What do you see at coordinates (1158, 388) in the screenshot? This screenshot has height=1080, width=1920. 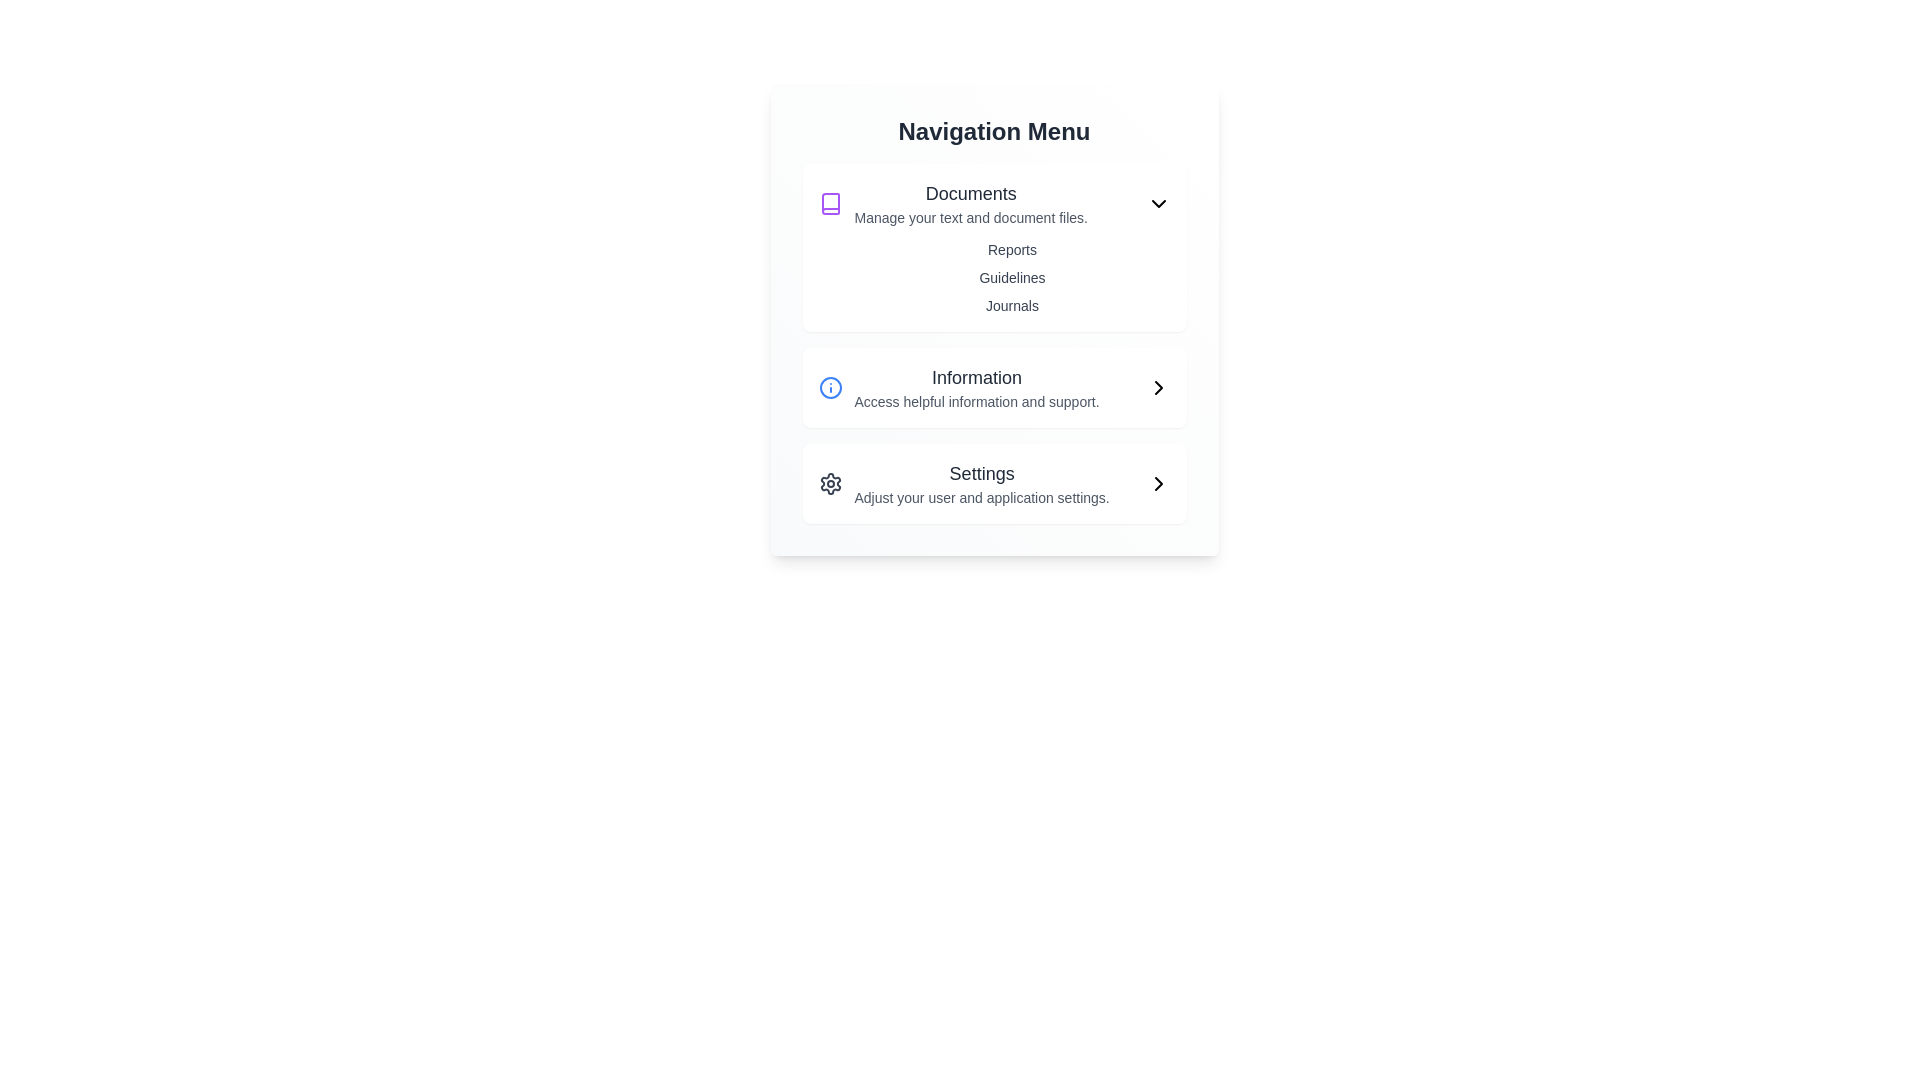 I see `the small right-pointing black chevron icon in the navigation menu under the 'Information' section, located centrally within its section, to indicate a rightward direction` at bounding box center [1158, 388].